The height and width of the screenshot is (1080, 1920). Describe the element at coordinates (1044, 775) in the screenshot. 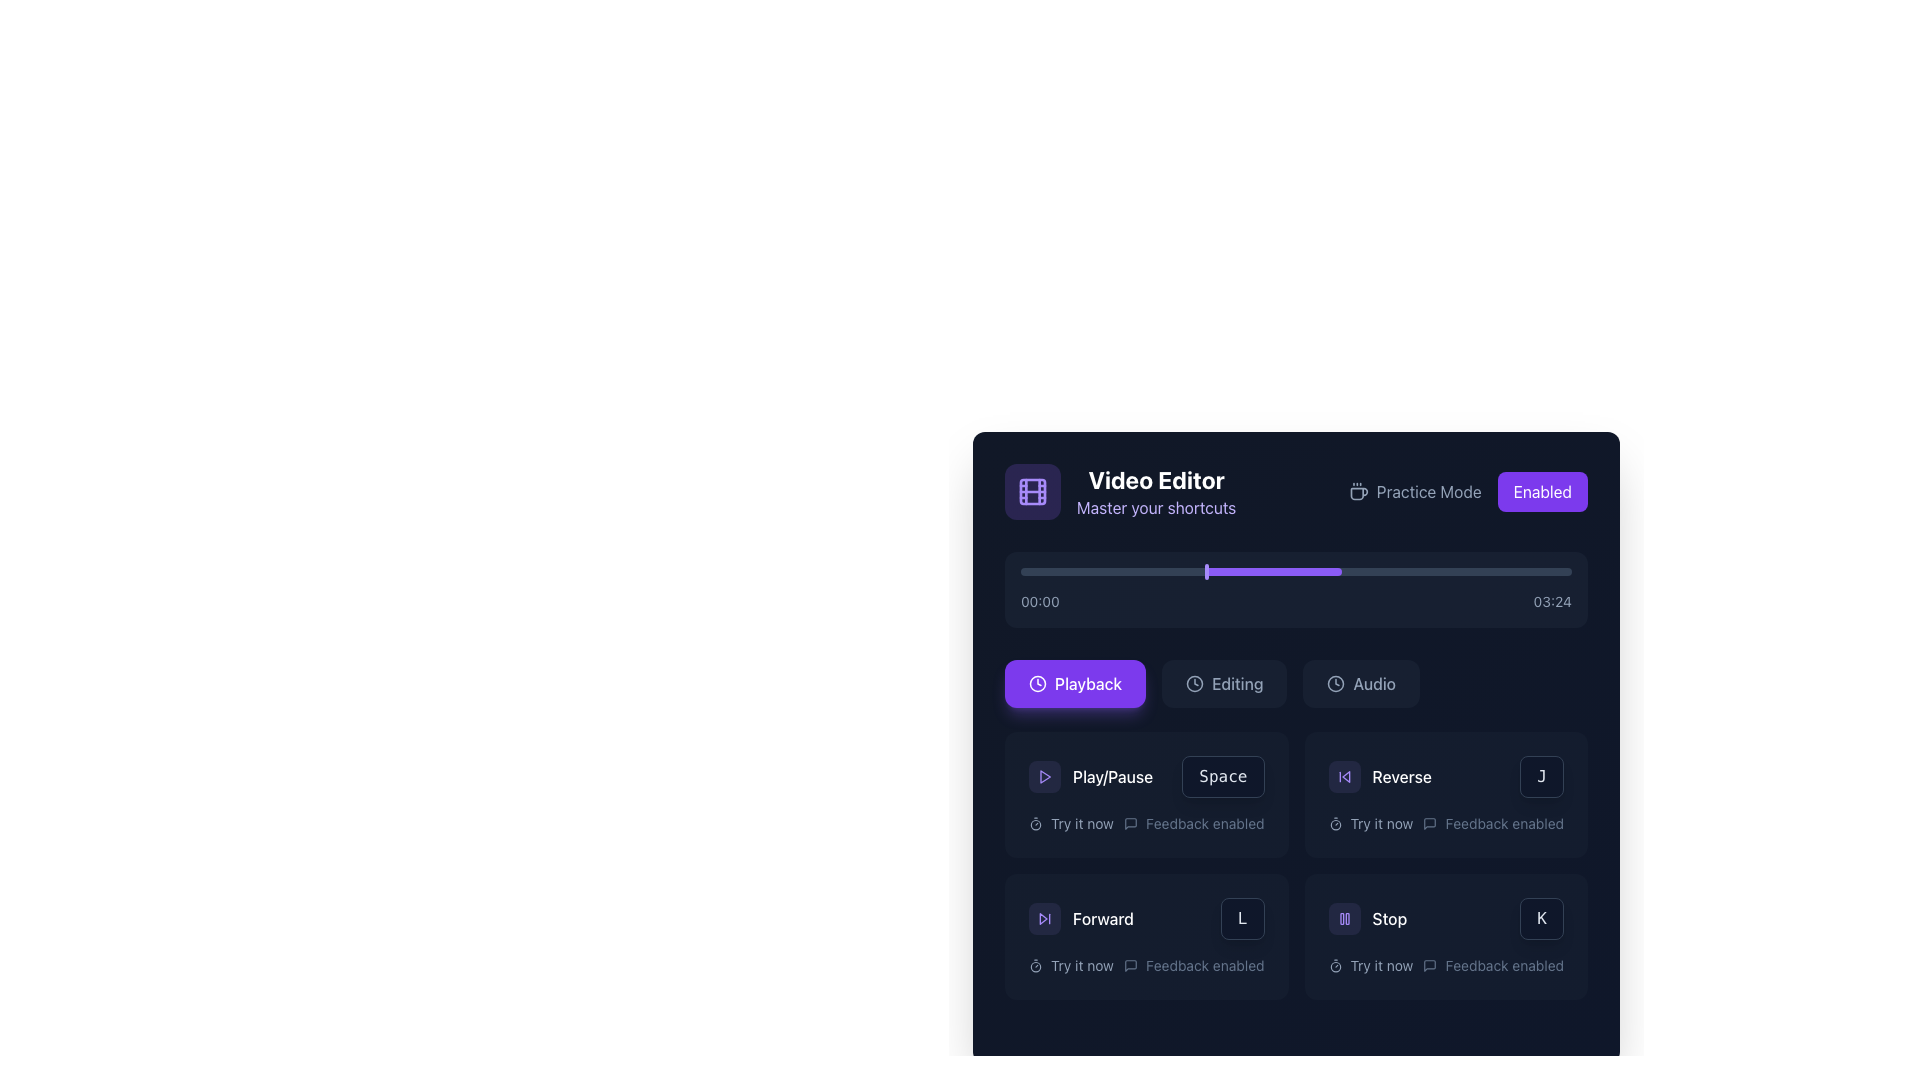

I see `the 'Play' icon located to the left of the 'Play/Pause' text in the 'Playback' section` at that location.